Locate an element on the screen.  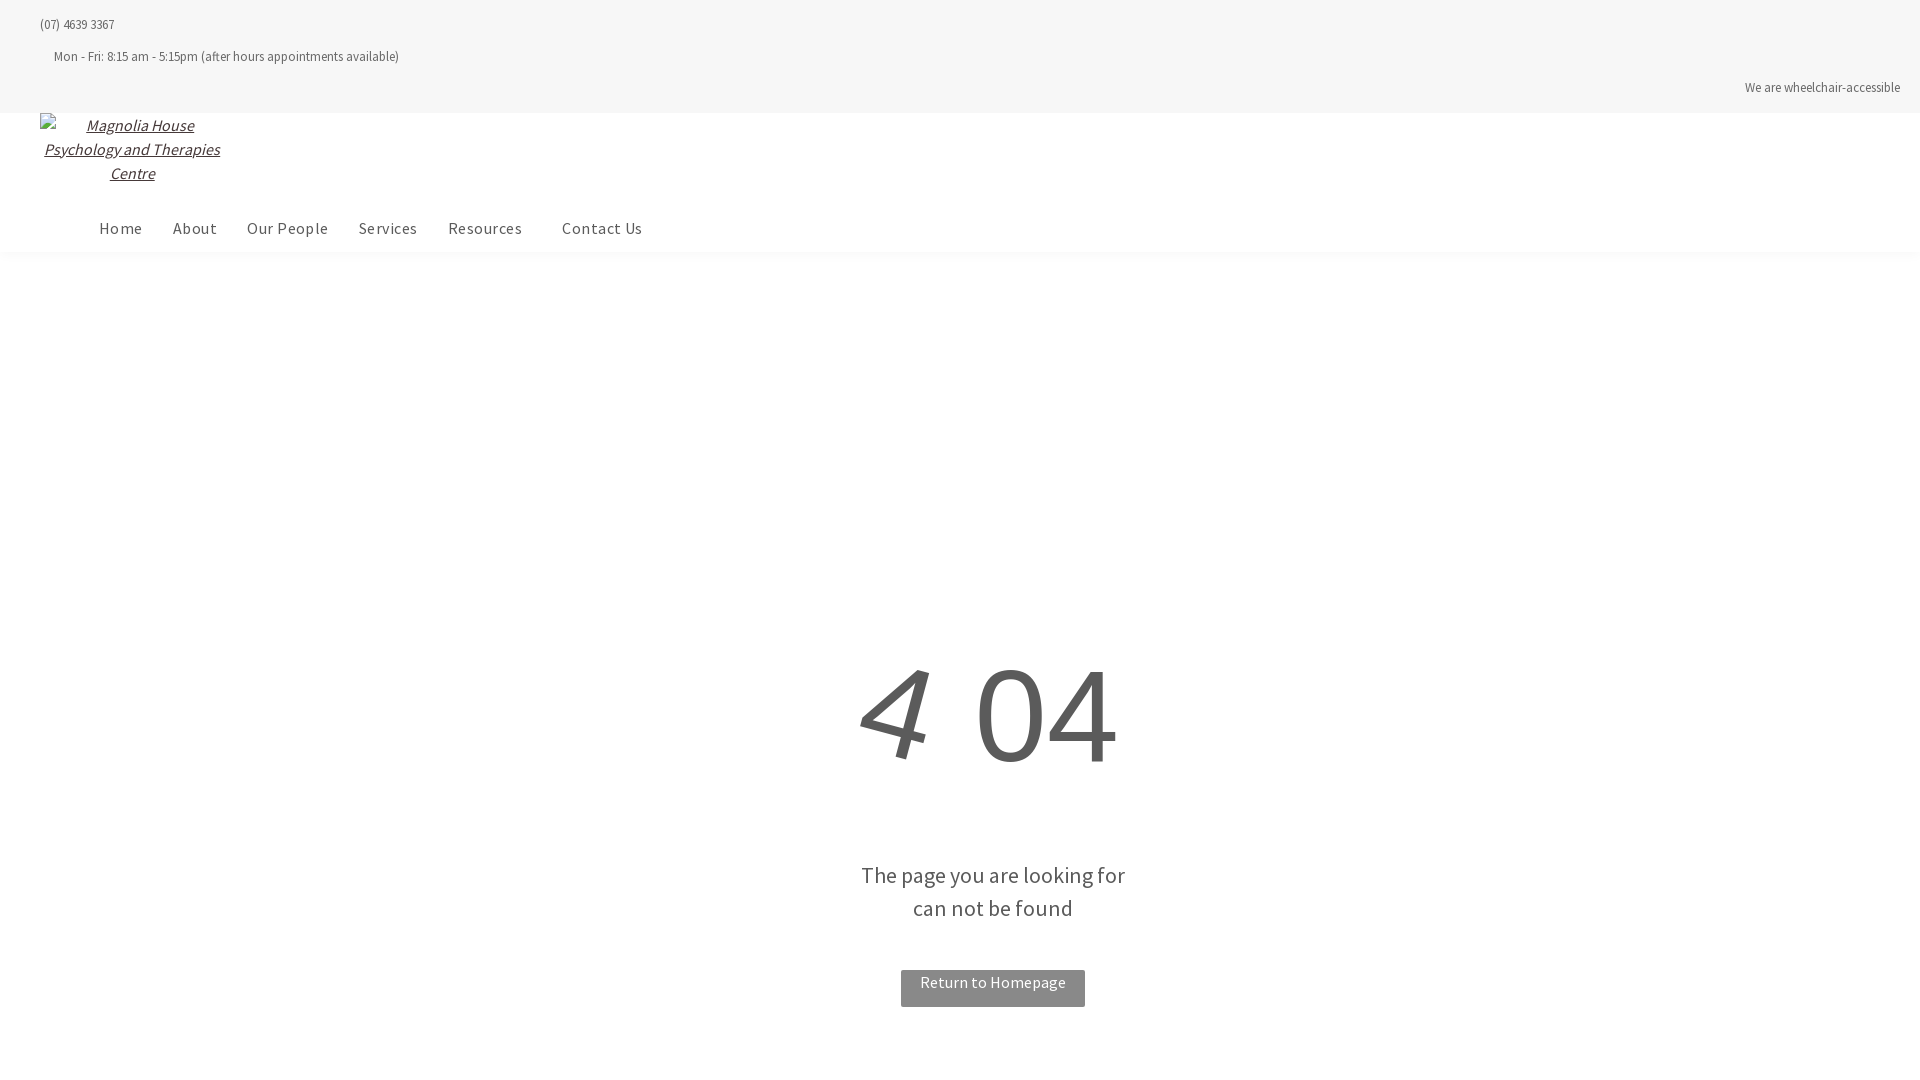
'(07) 4639 3367' is located at coordinates (76, 24).